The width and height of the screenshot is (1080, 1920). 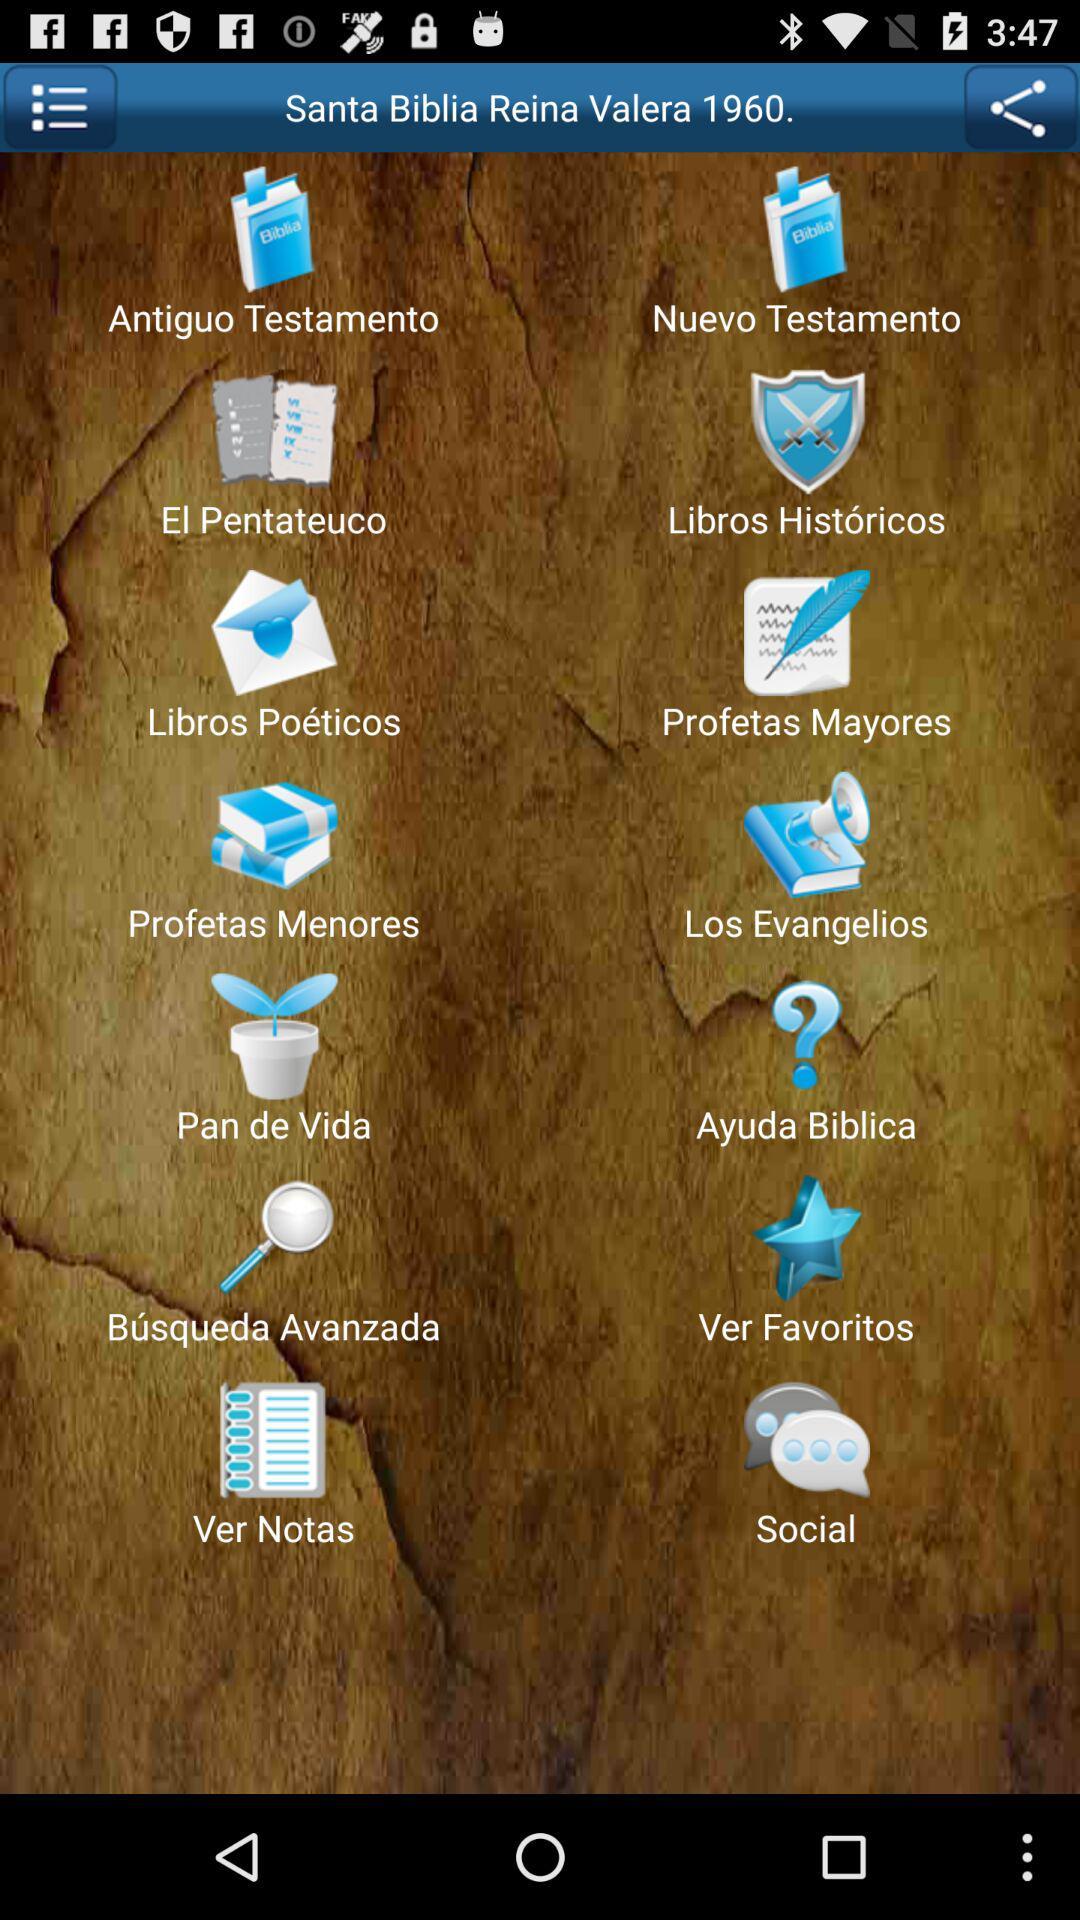 I want to click on open menu selection, so click(x=58, y=106).